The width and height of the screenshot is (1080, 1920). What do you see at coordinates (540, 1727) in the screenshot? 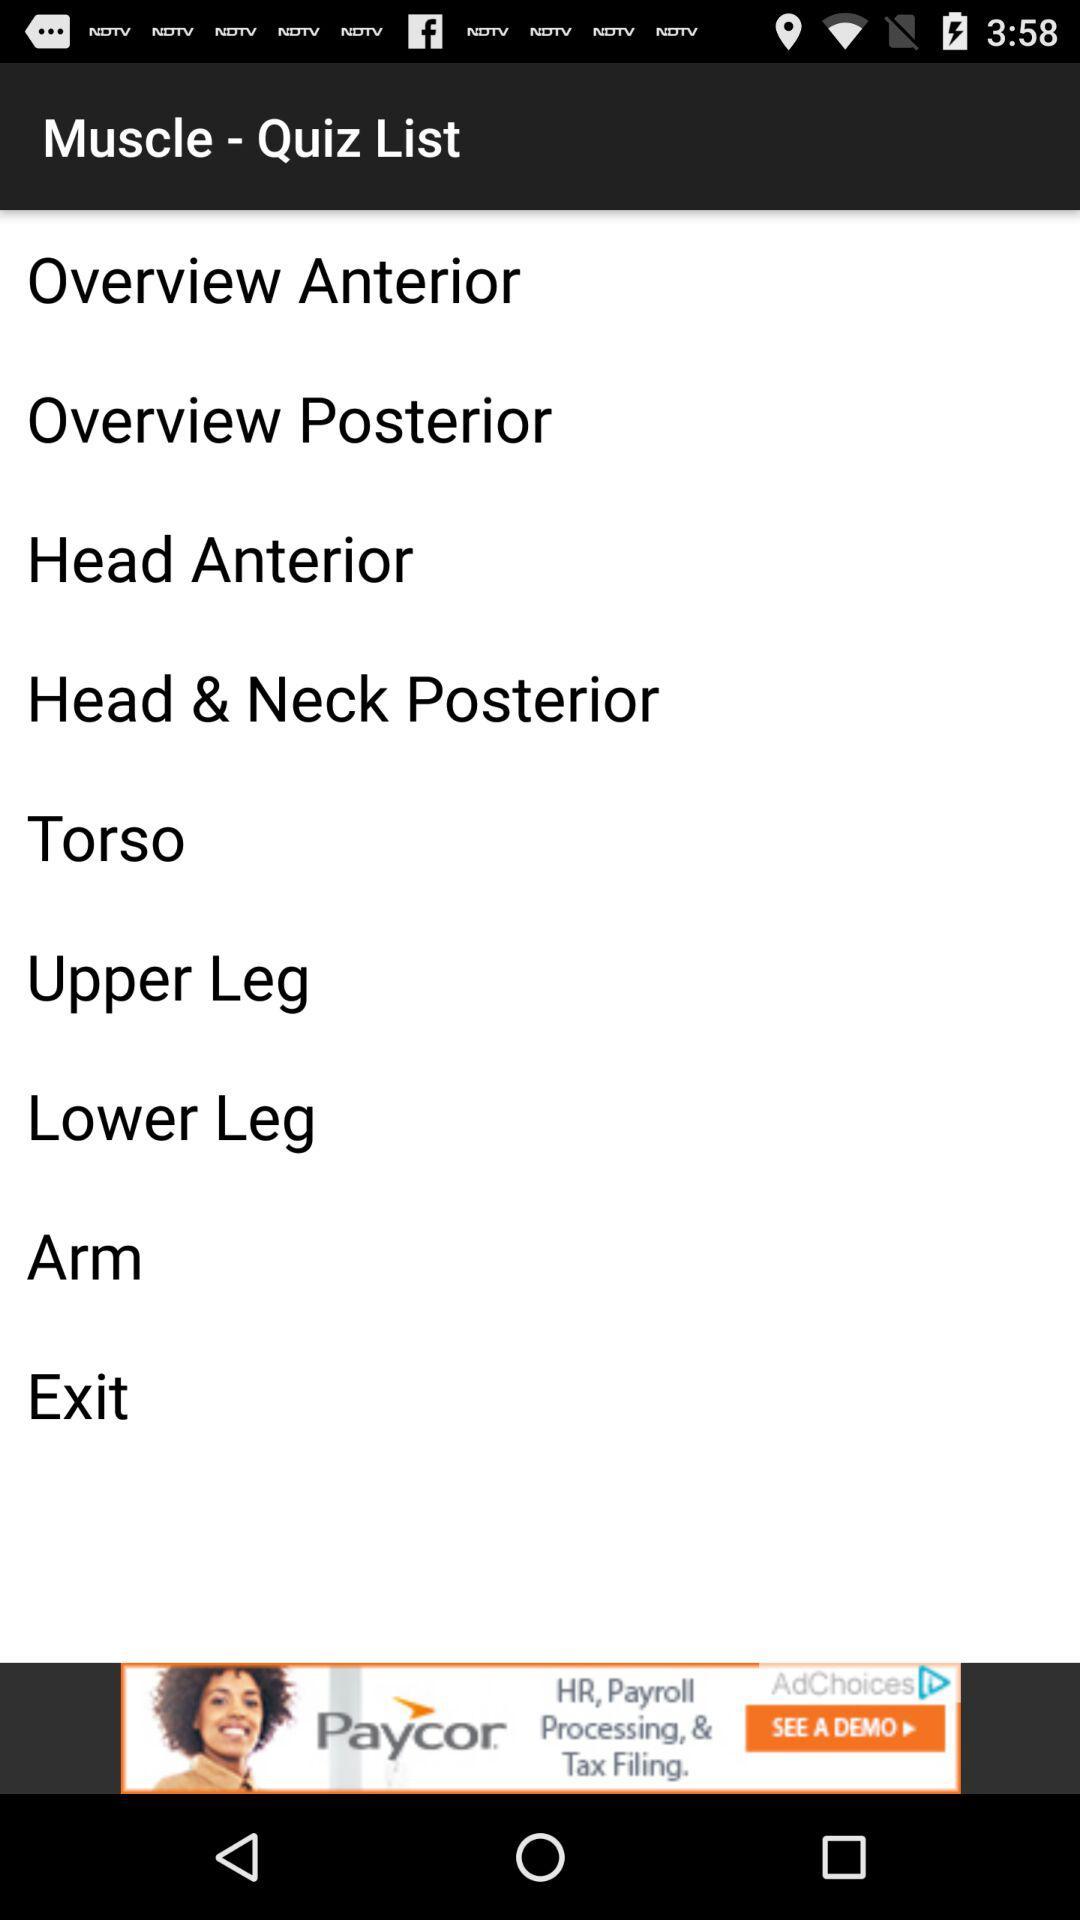
I see `advertisement page` at bounding box center [540, 1727].